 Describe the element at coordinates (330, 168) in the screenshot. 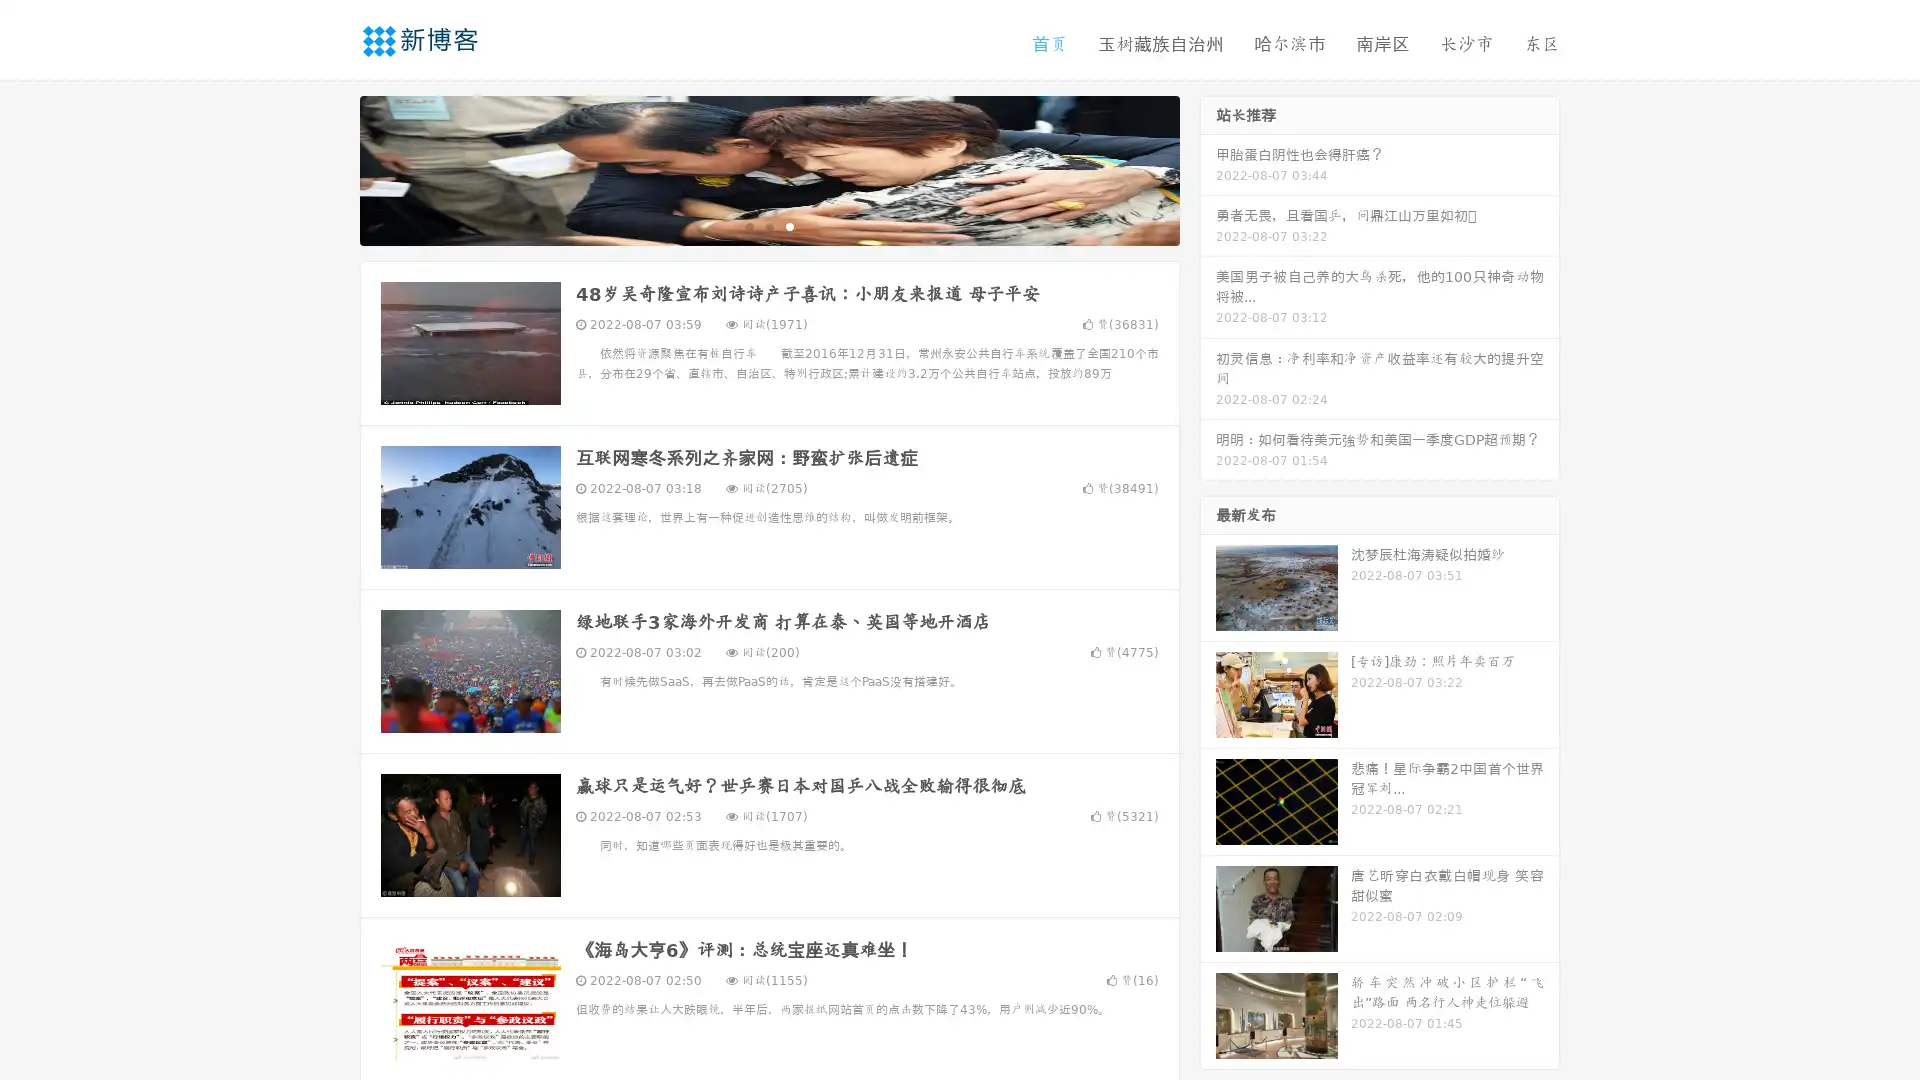

I see `Previous slide` at that location.